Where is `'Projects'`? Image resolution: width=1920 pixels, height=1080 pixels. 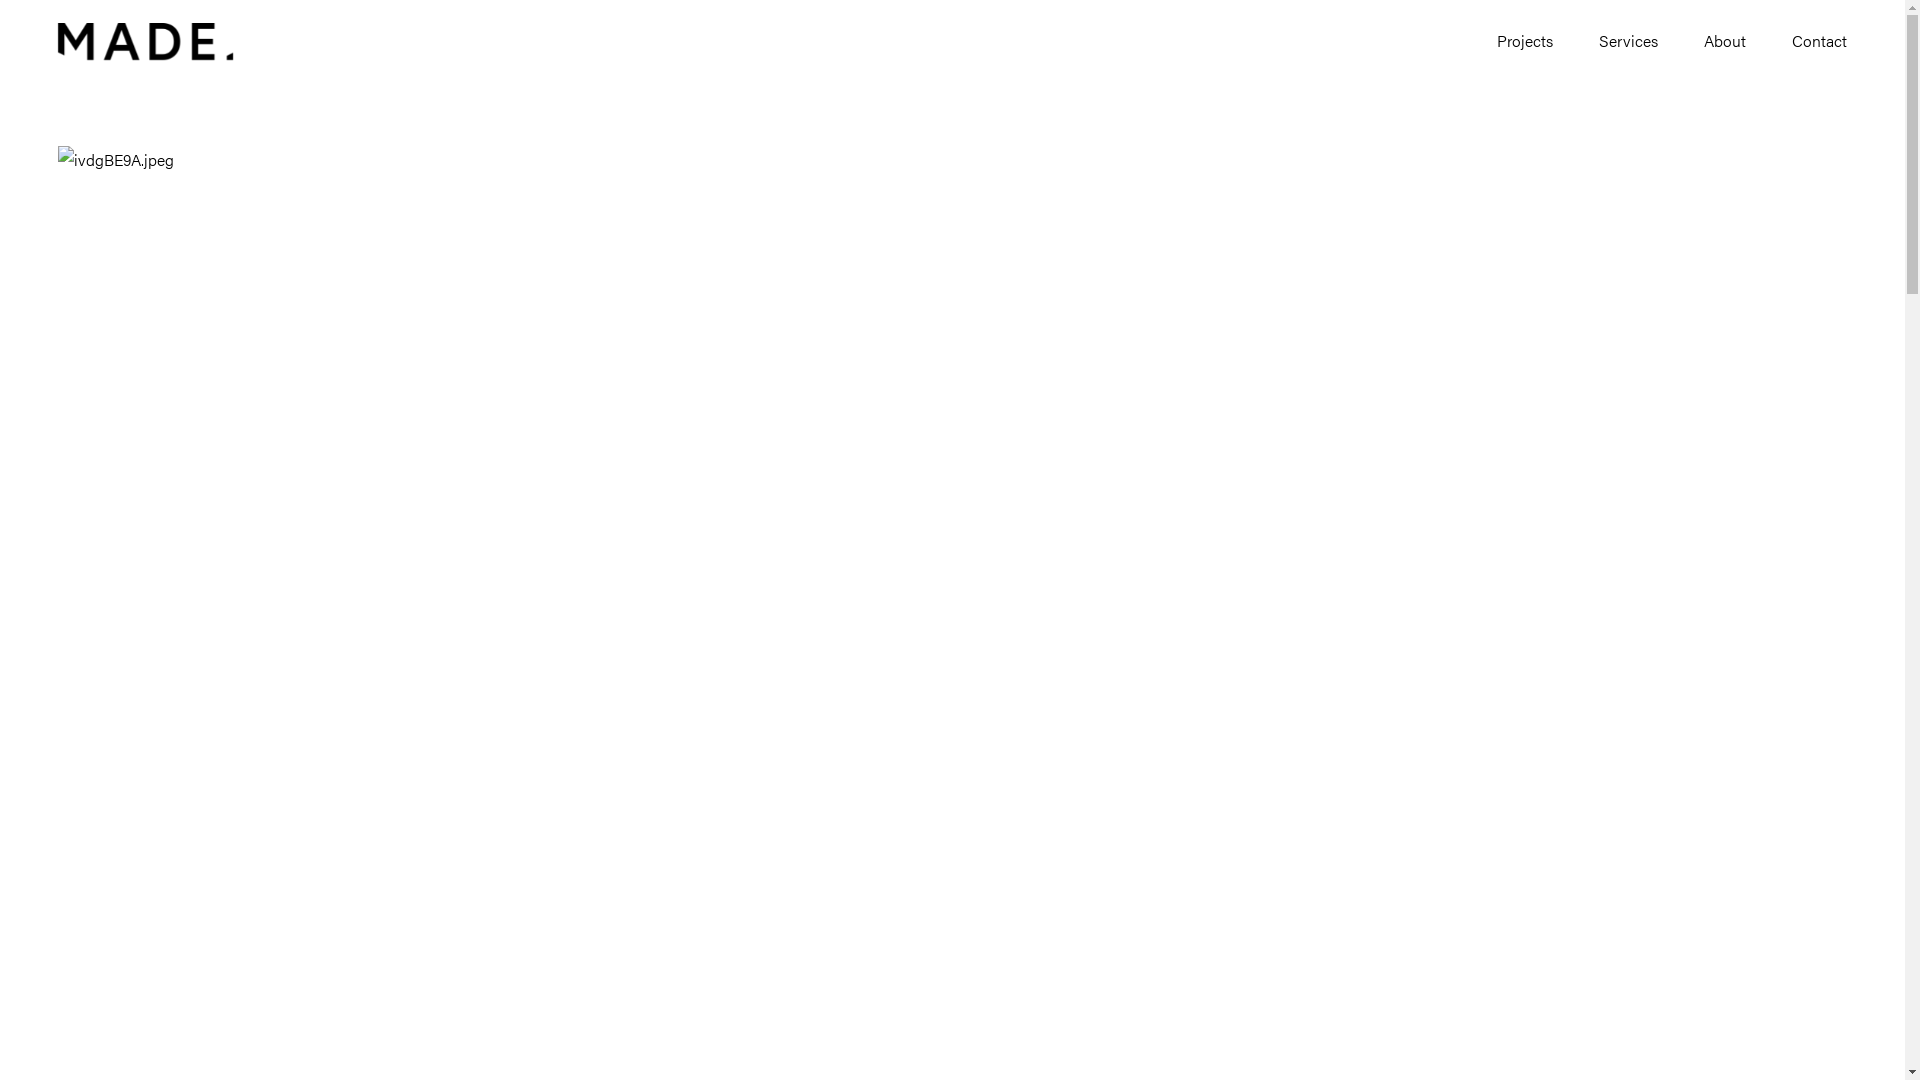
'Projects' is located at coordinates (1497, 42).